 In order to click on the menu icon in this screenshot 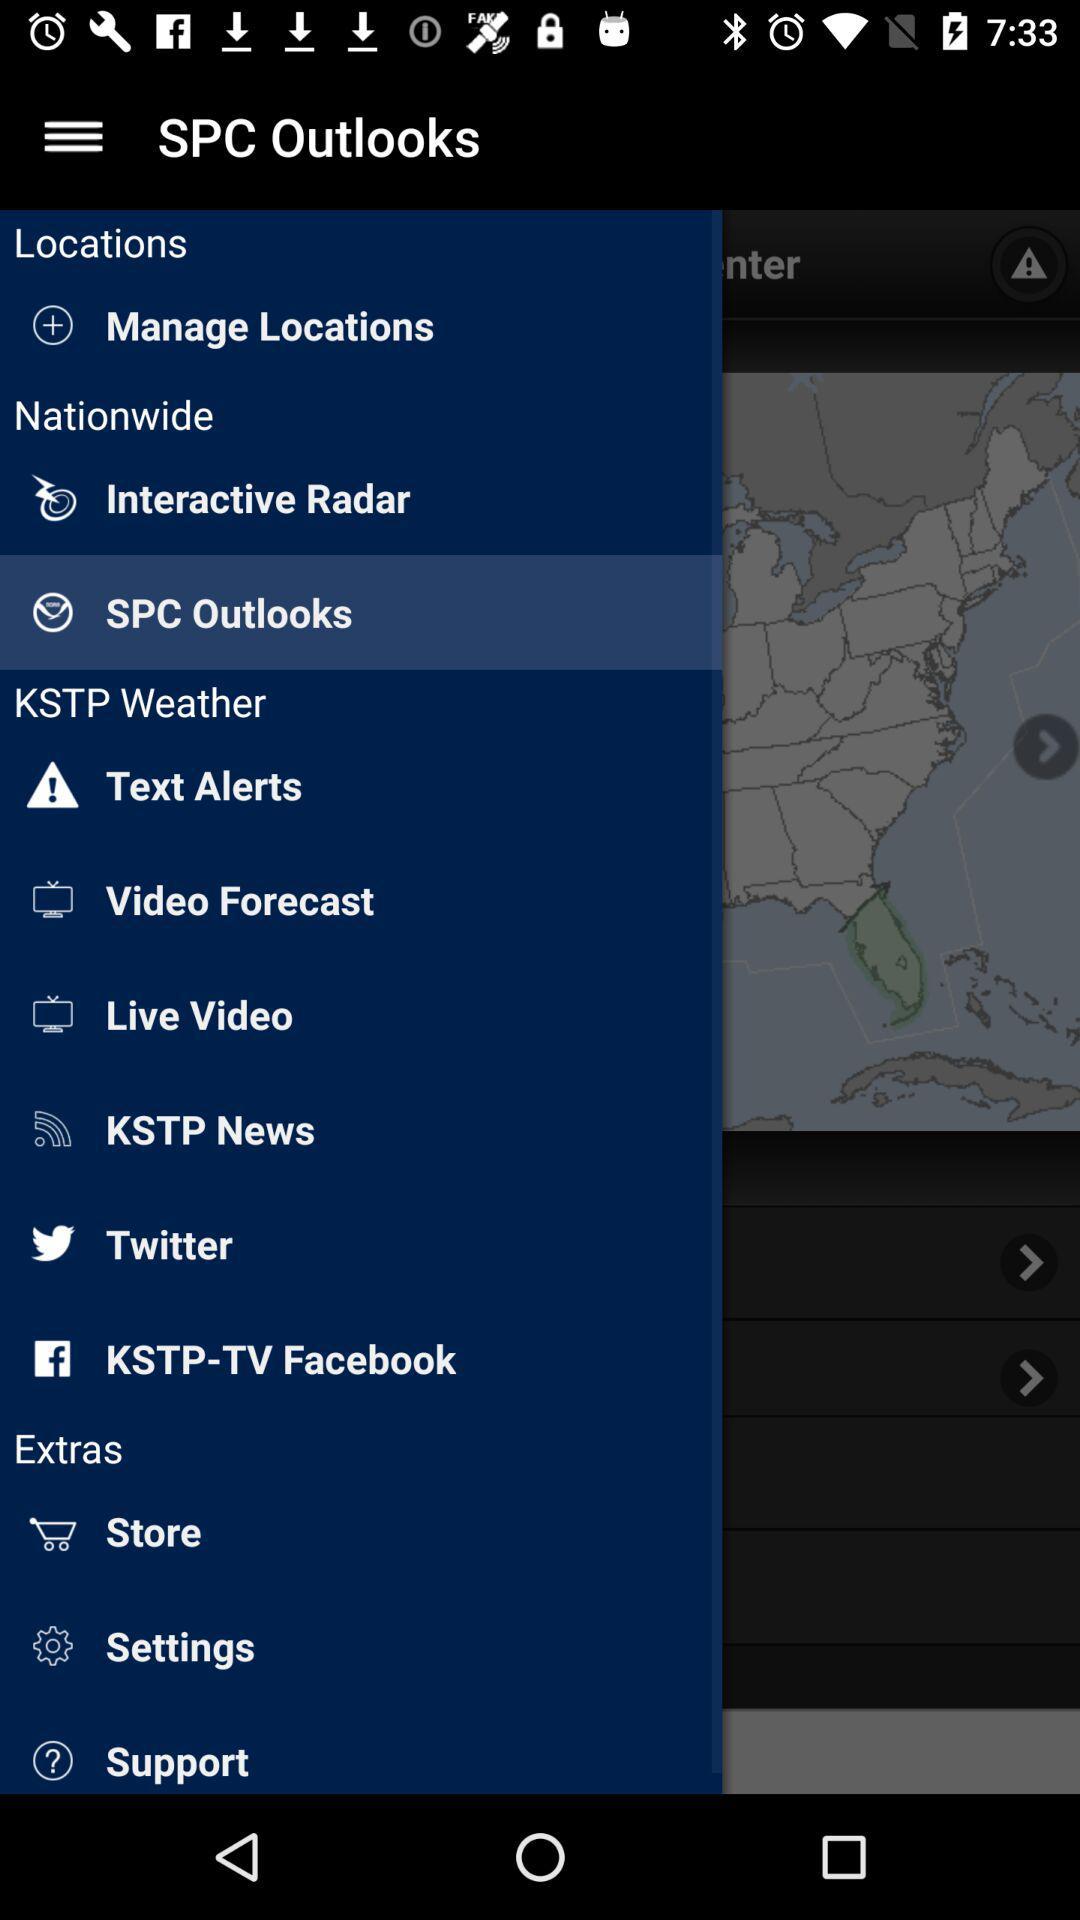, I will do `click(72, 135)`.